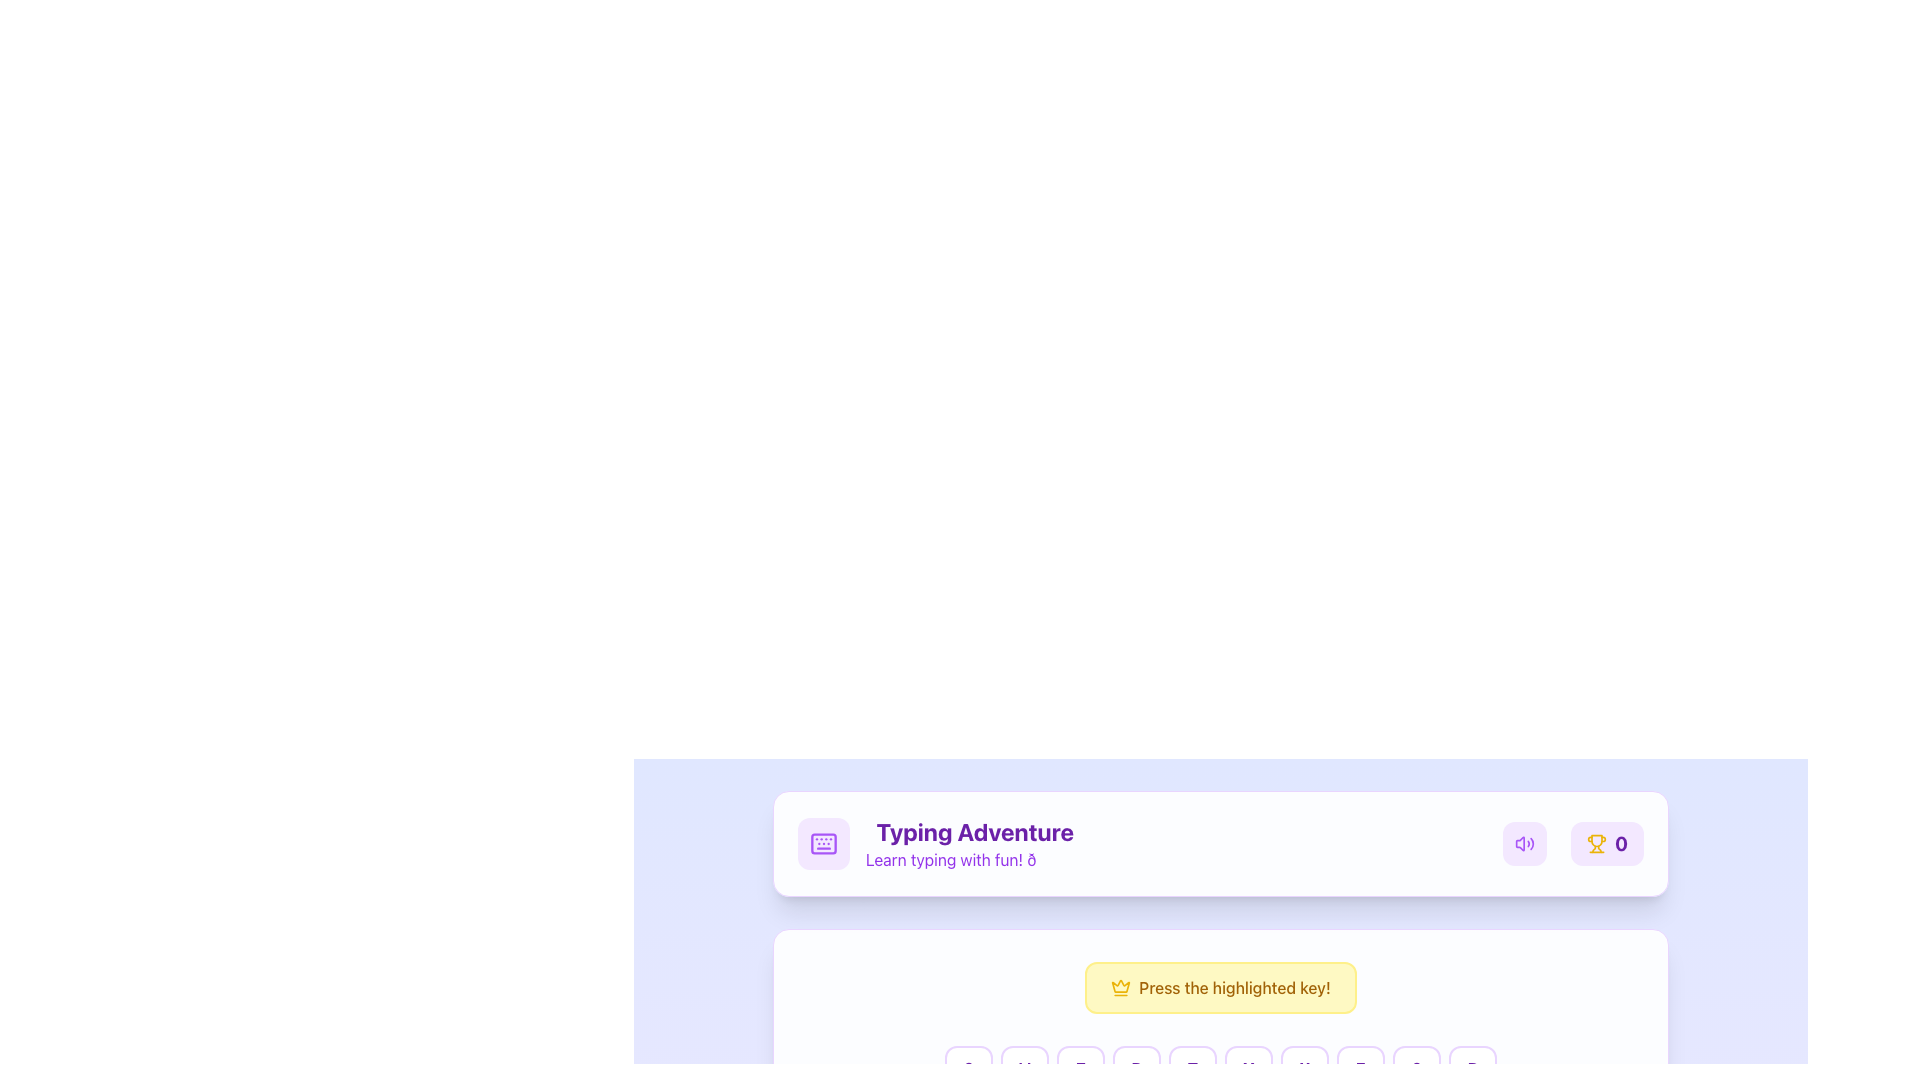 The image size is (1920, 1080). What do you see at coordinates (975, 844) in the screenshot?
I see `the text block displaying 'Typing Adventure.' and 'Learn typing with fun! 🌟.' by moving the cursor to its center point` at bounding box center [975, 844].